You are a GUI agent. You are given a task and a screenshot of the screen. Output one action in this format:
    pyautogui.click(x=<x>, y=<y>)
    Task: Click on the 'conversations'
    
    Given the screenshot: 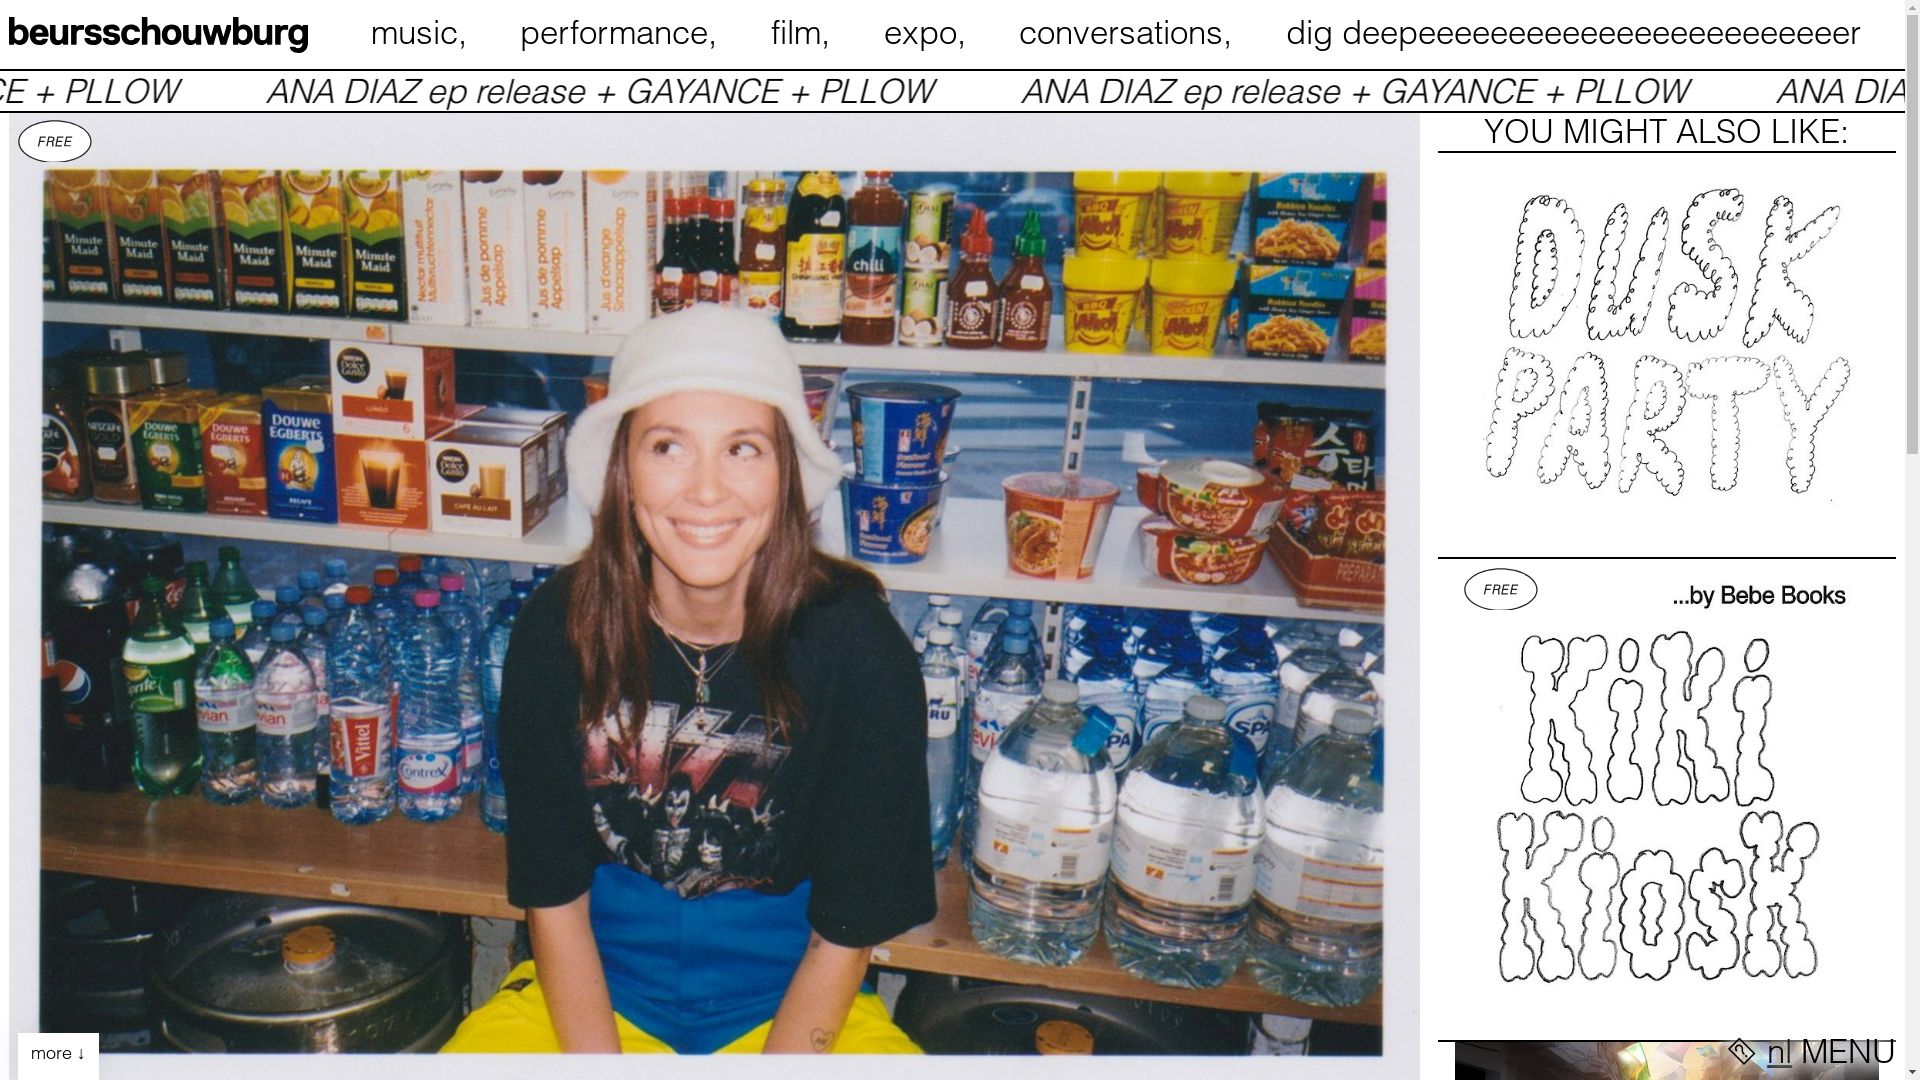 What is the action you would take?
    pyautogui.click(x=1129, y=31)
    